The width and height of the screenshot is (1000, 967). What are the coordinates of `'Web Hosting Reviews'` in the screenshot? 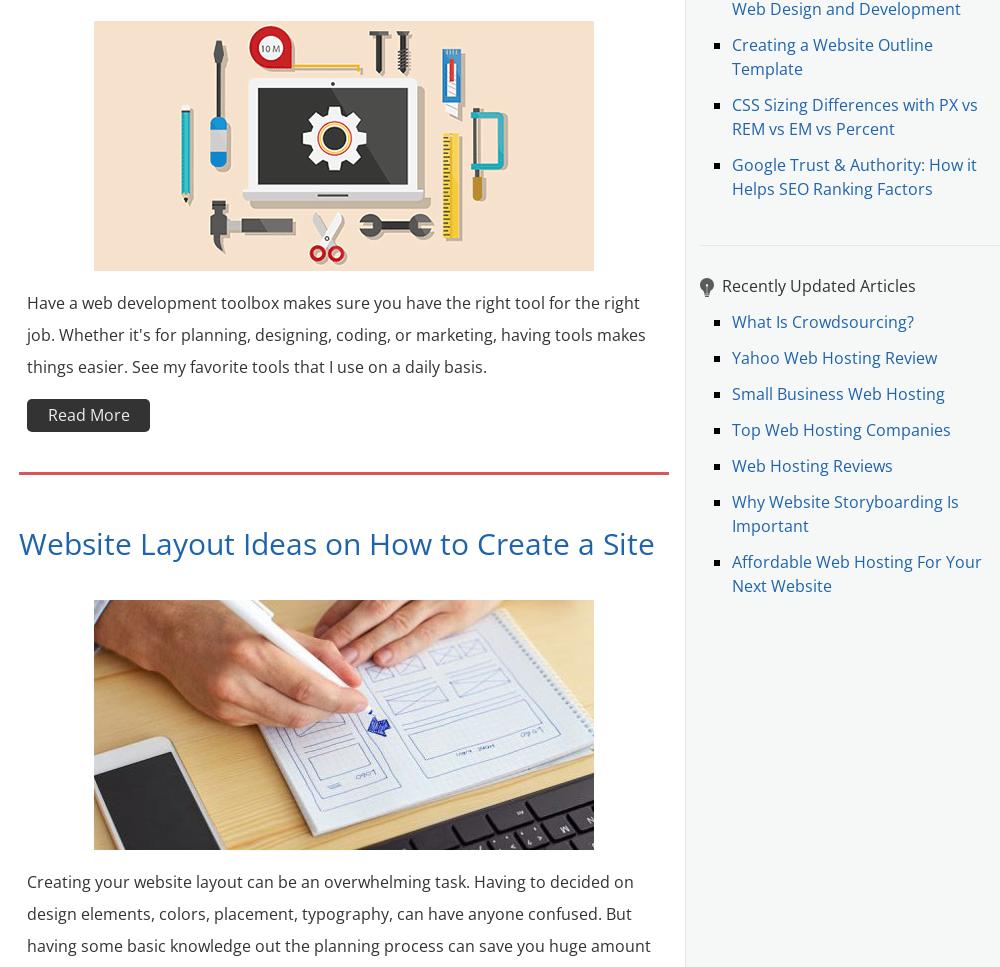 It's located at (812, 465).